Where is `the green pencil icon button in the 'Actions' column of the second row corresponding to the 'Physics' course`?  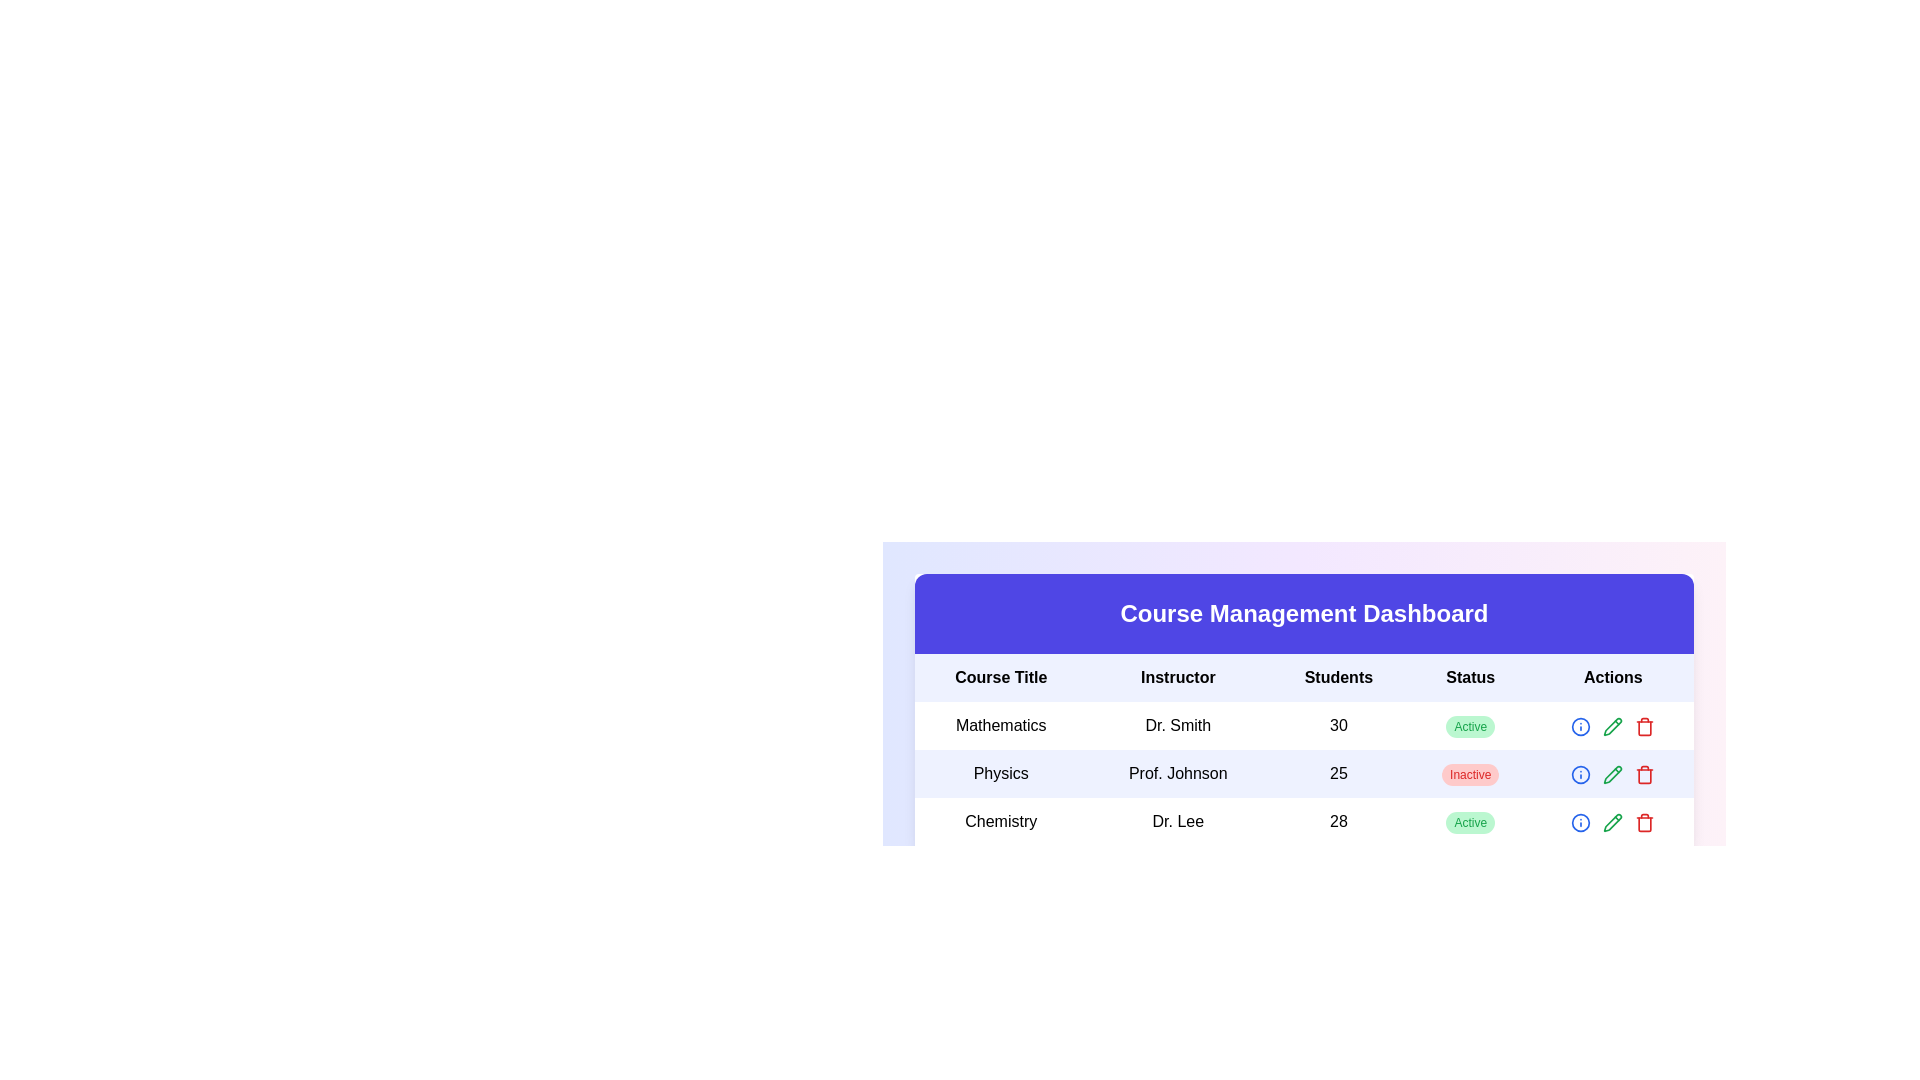 the green pencil icon button in the 'Actions' column of the second row corresponding to the 'Physics' course is located at coordinates (1613, 773).